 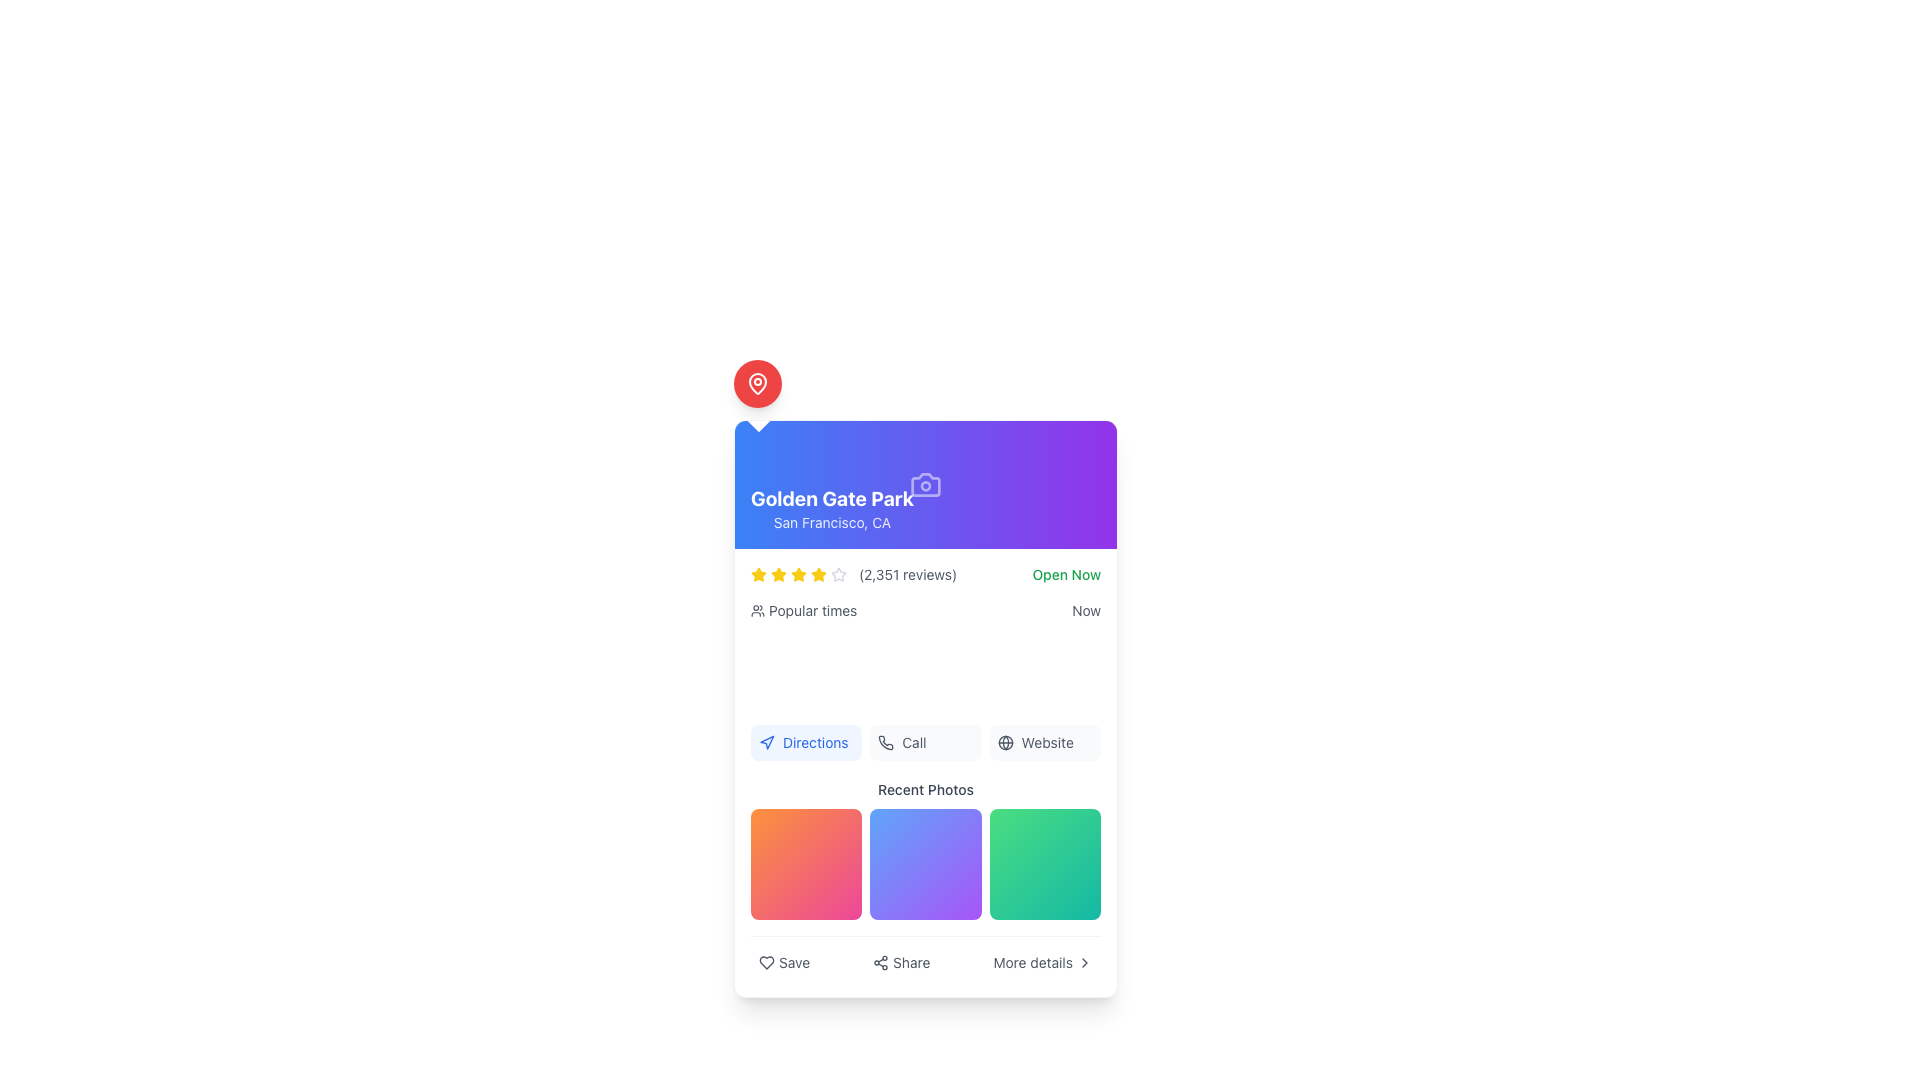 What do you see at coordinates (819, 574) in the screenshot?
I see `the sixth star in the rating system, which indicates a partial rating, positioned to the left of a gray star and aligned with the '(2,351 reviews)' section` at bounding box center [819, 574].